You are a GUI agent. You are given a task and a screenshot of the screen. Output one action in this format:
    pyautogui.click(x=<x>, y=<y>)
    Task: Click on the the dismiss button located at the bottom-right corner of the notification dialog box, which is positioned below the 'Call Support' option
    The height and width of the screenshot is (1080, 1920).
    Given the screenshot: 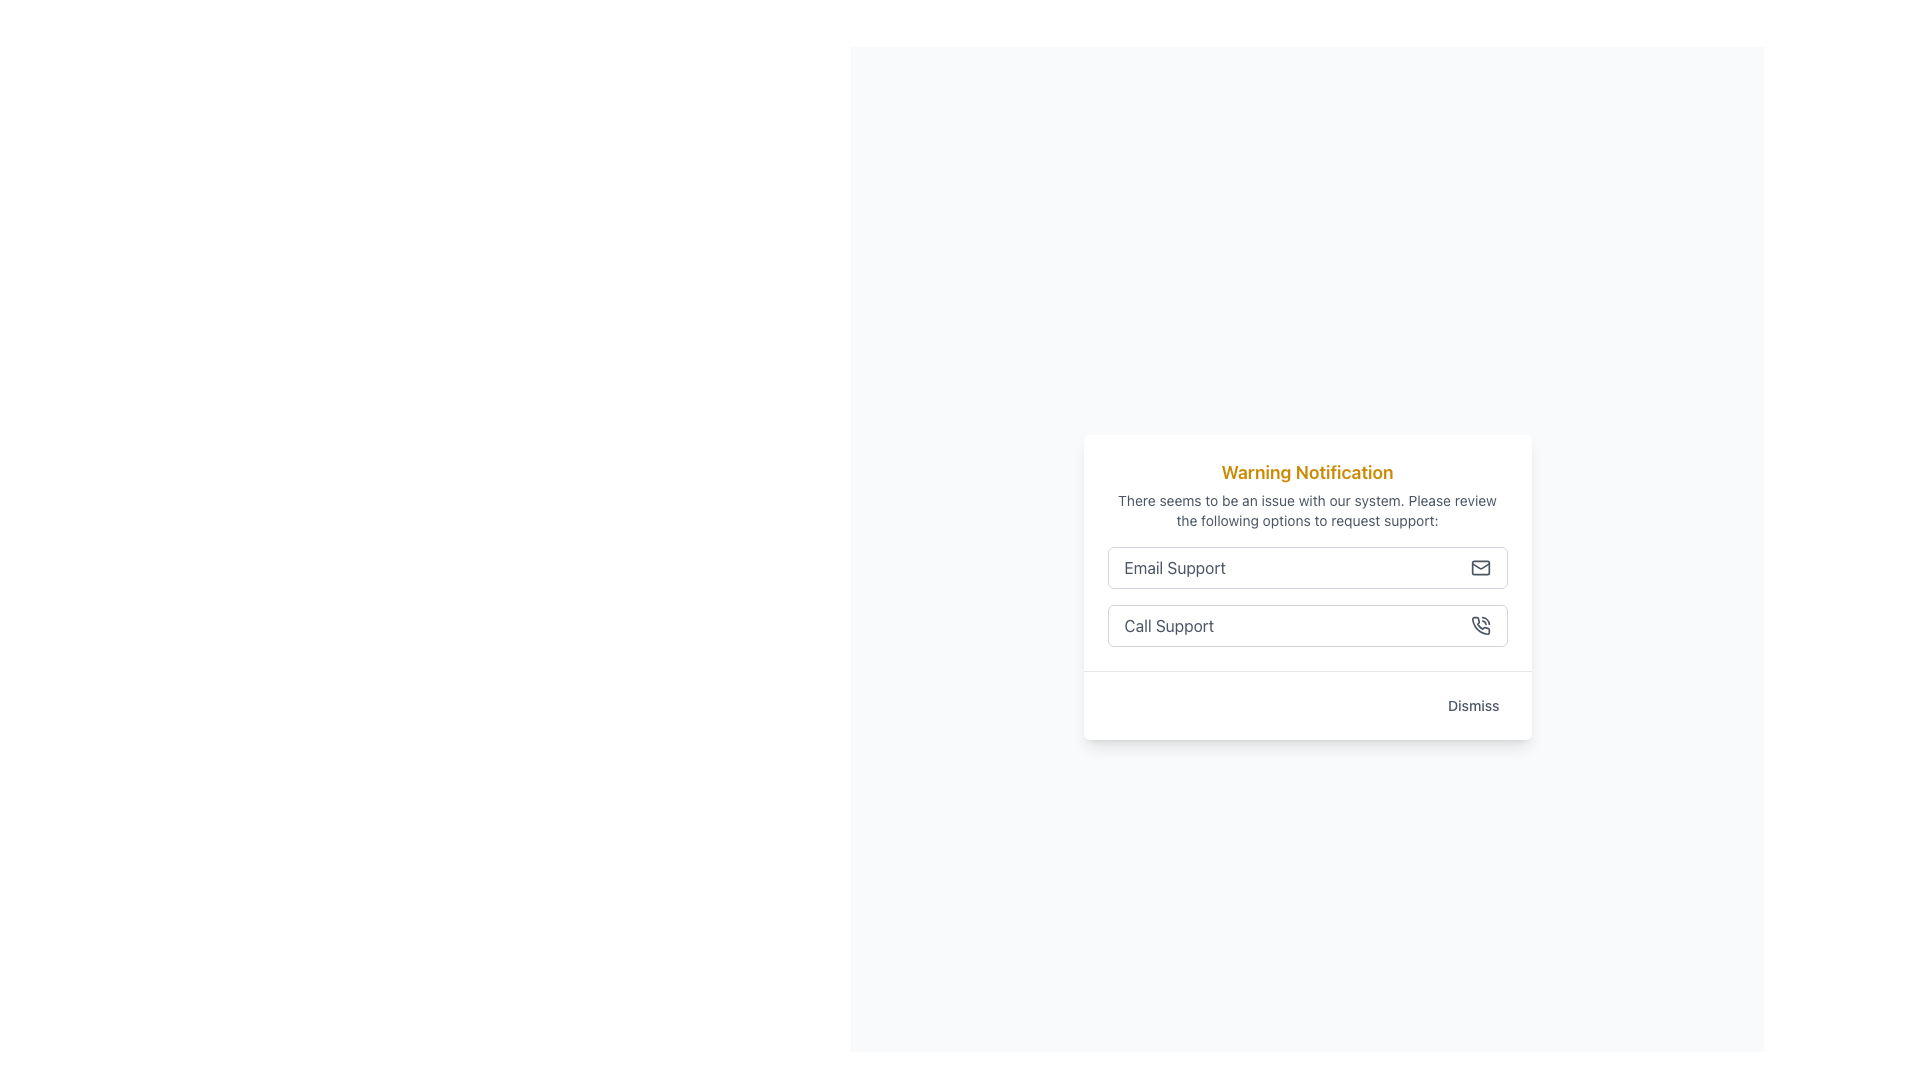 What is the action you would take?
    pyautogui.click(x=1307, y=704)
    